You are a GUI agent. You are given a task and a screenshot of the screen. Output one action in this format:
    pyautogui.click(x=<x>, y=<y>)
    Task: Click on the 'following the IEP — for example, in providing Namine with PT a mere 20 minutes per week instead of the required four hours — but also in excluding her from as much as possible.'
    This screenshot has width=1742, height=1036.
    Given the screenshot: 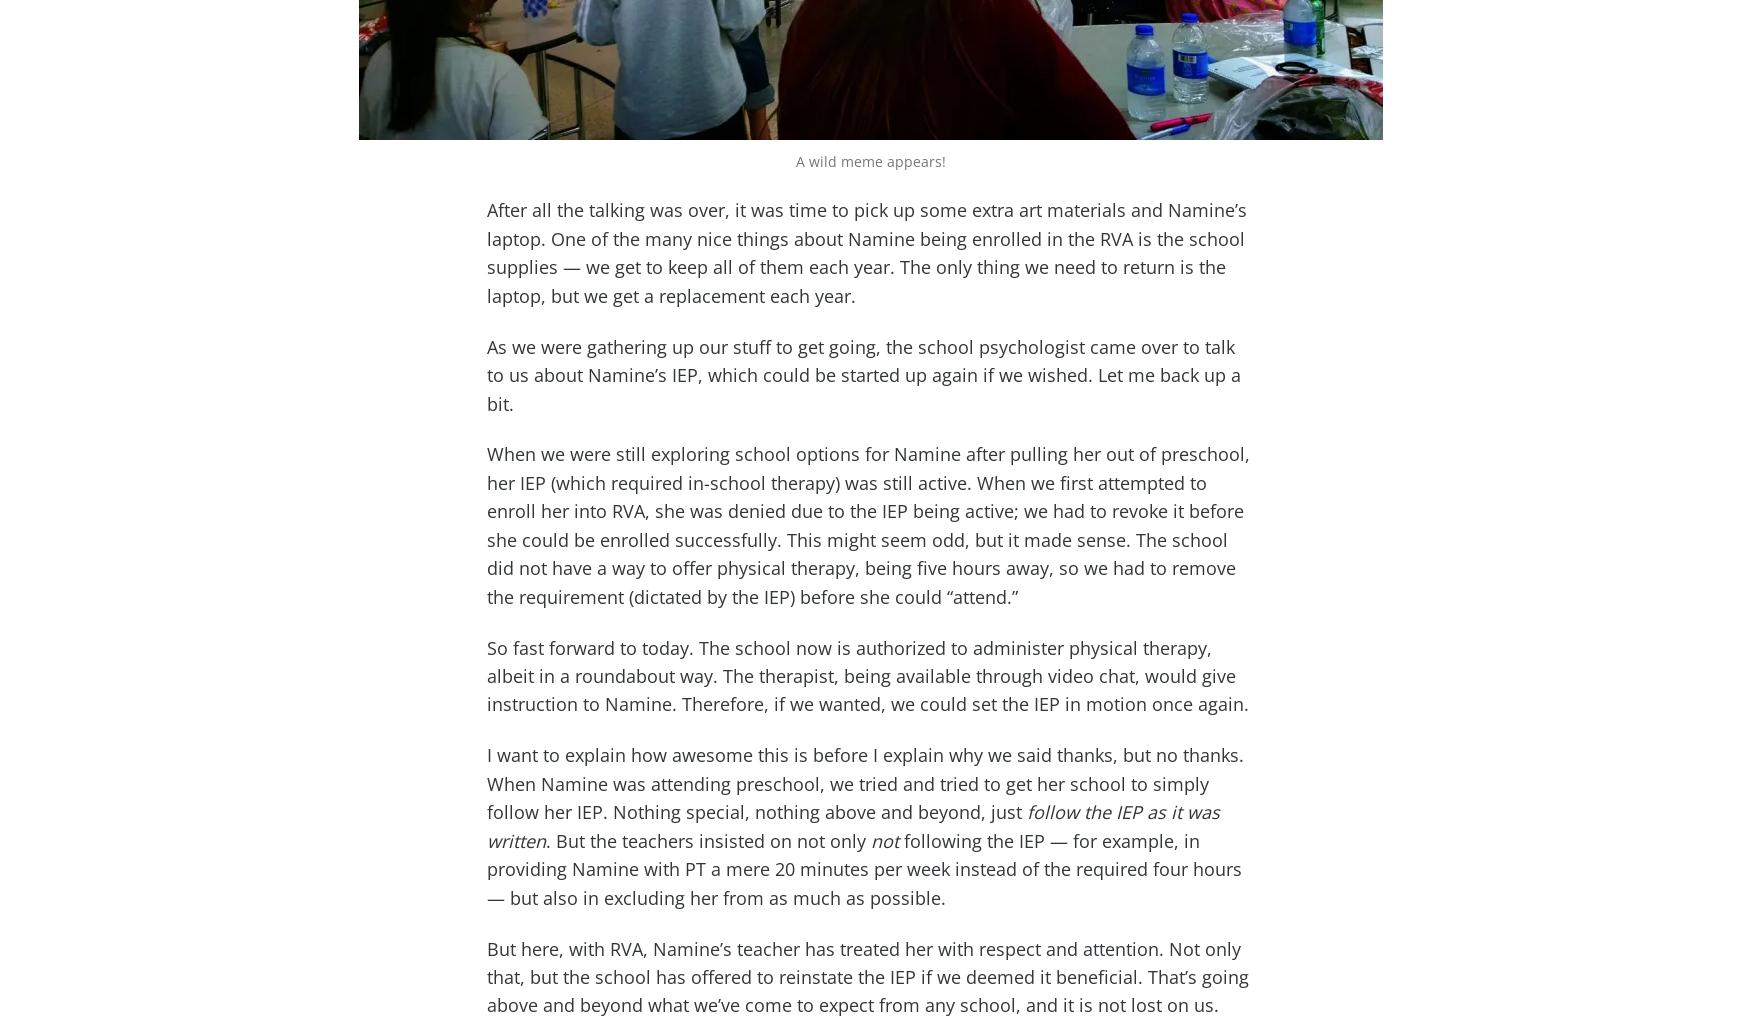 What is the action you would take?
    pyautogui.click(x=864, y=868)
    